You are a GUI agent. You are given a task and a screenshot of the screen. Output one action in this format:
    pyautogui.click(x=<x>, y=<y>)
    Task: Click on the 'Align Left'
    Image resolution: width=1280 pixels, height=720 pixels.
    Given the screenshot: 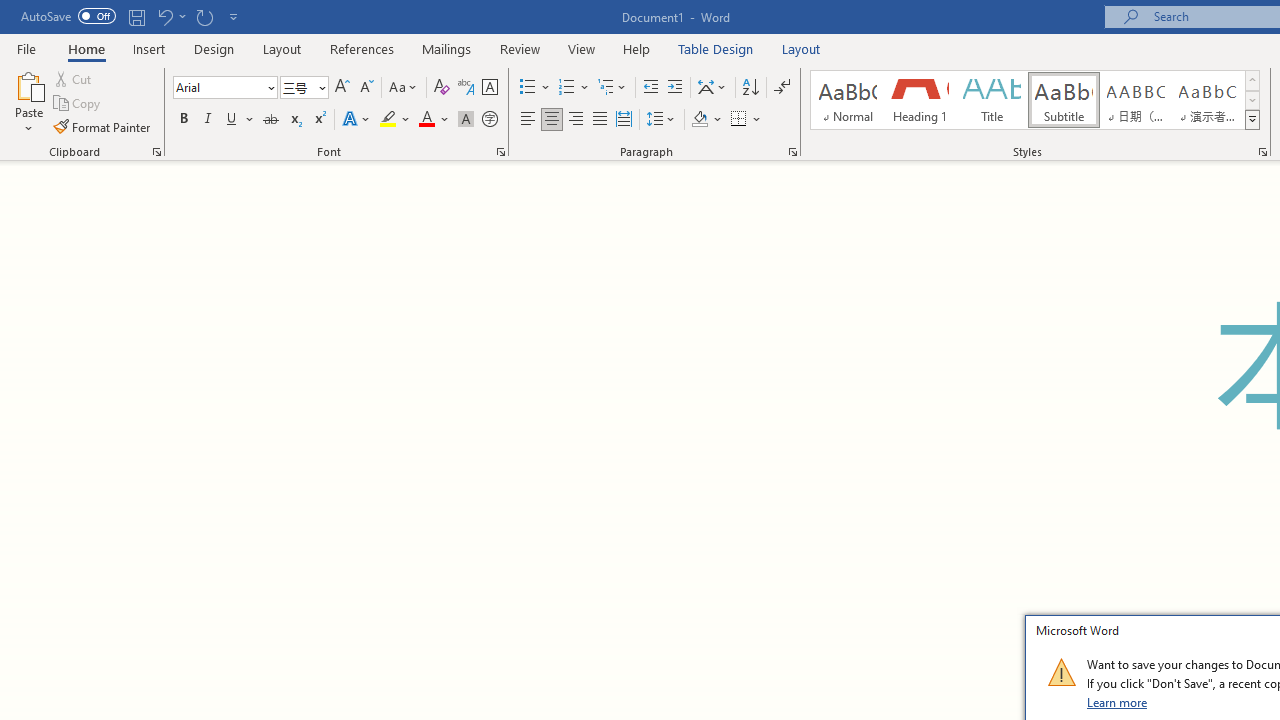 What is the action you would take?
    pyautogui.click(x=528, y=119)
    